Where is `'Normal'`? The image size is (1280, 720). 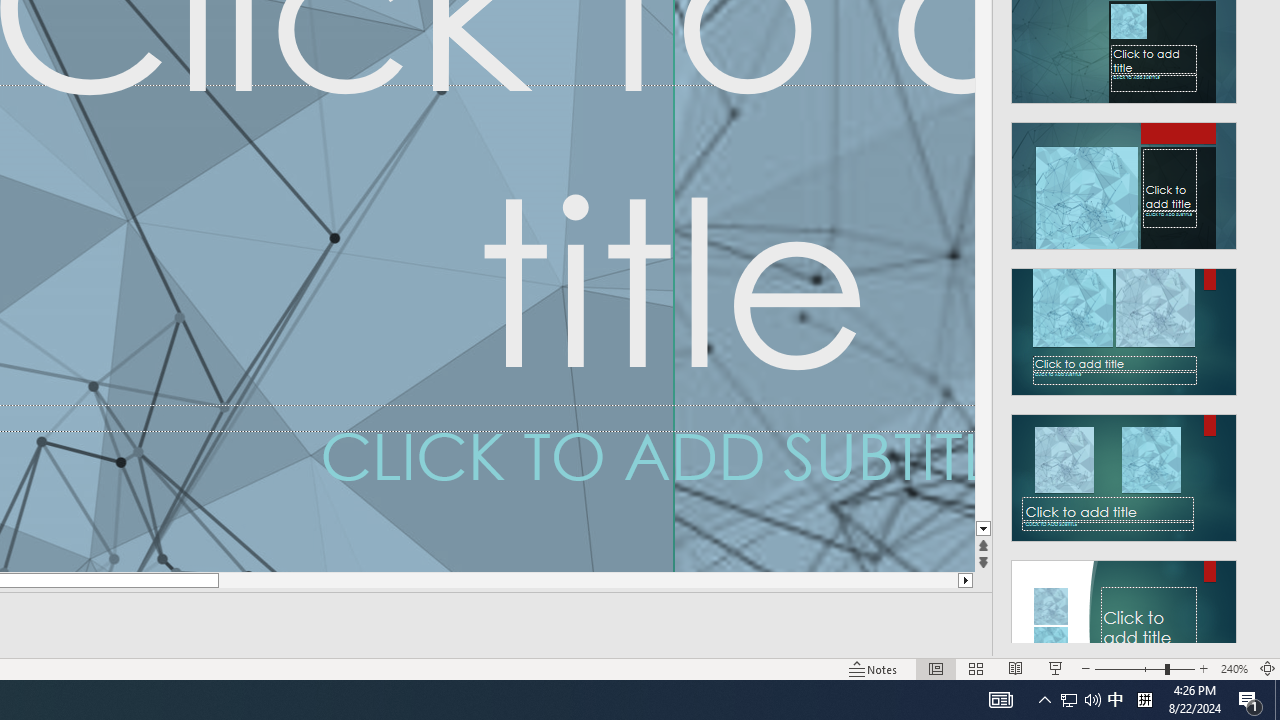
'Normal' is located at coordinates (935, 669).